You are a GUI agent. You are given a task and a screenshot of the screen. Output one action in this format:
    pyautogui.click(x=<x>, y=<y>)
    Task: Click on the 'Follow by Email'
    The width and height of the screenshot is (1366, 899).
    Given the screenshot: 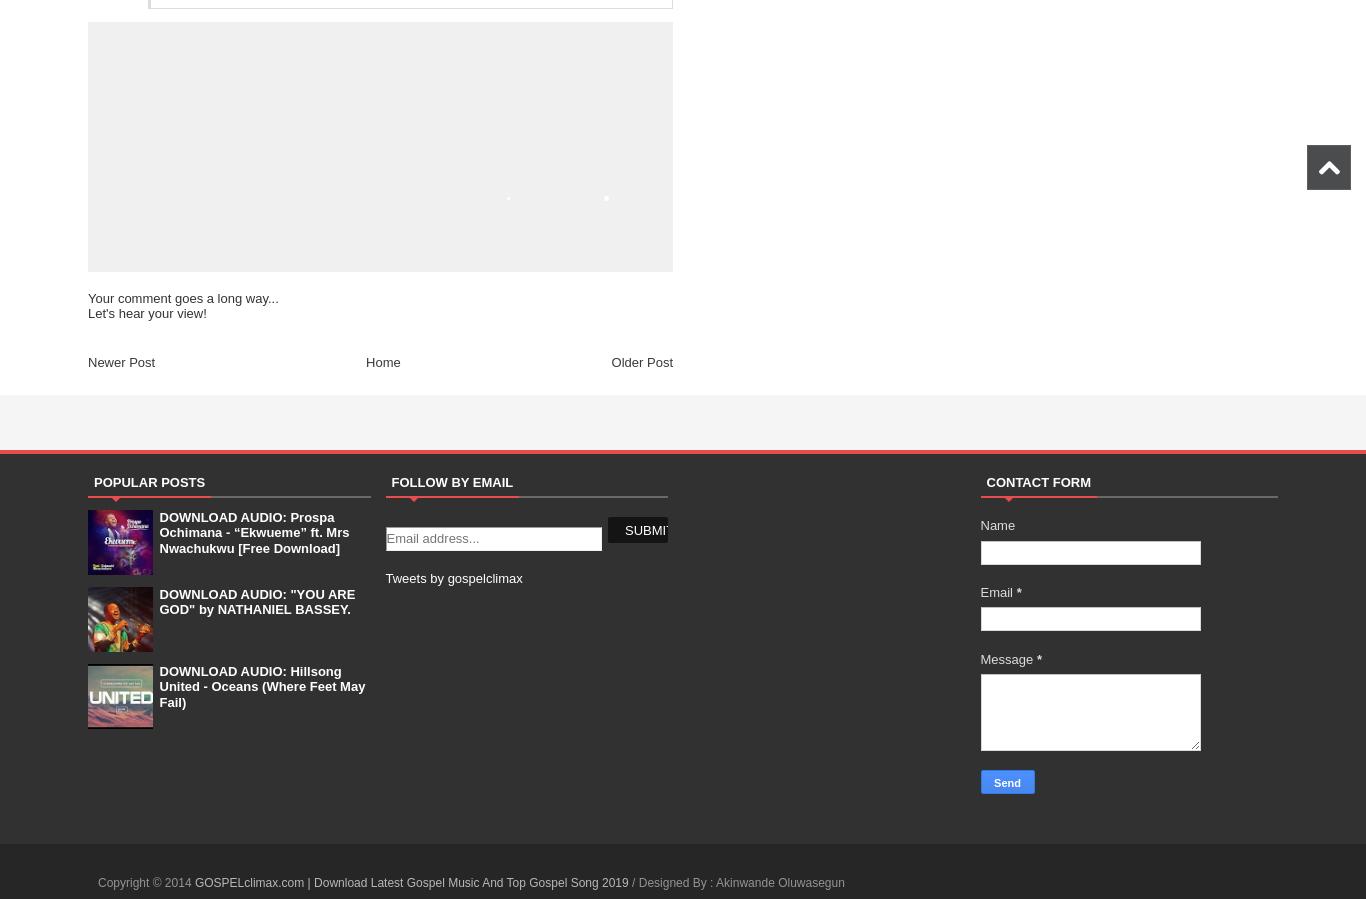 What is the action you would take?
    pyautogui.click(x=451, y=481)
    